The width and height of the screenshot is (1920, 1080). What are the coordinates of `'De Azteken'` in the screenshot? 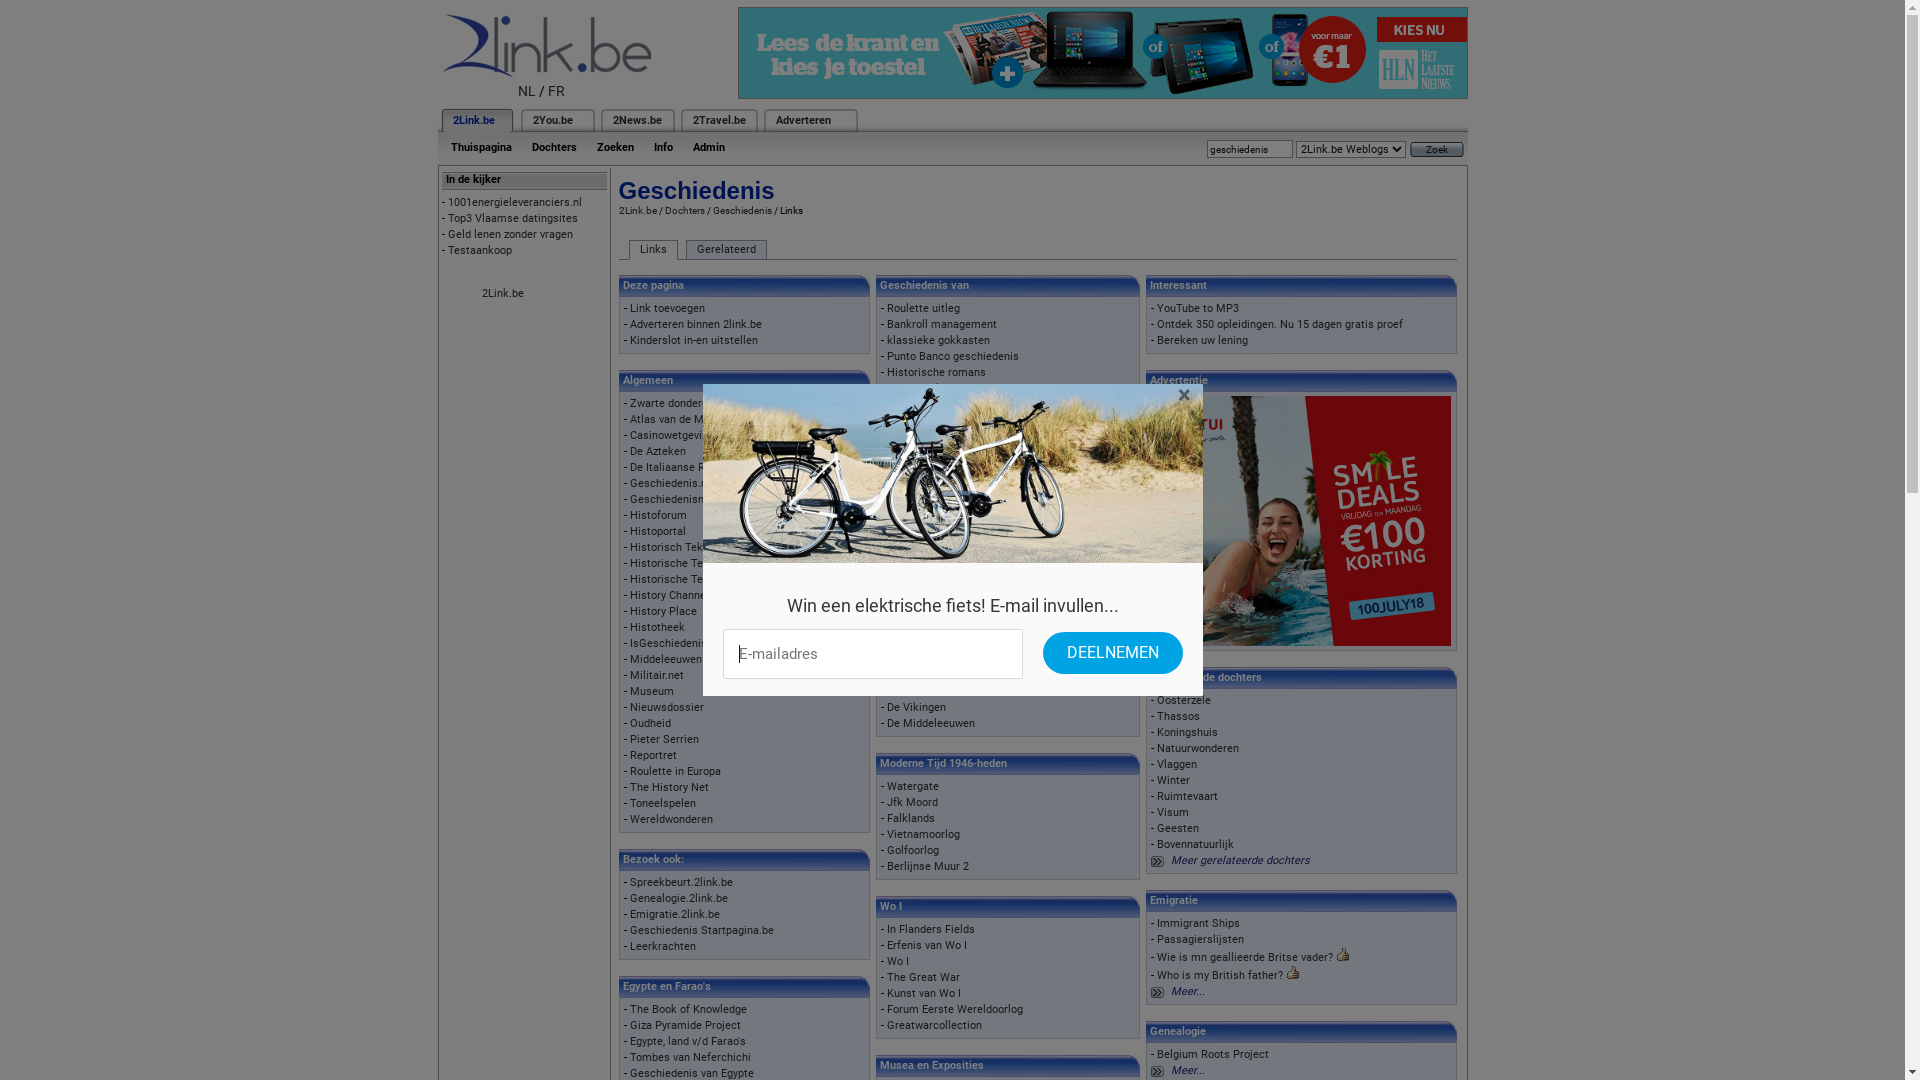 It's located at (628, 451).